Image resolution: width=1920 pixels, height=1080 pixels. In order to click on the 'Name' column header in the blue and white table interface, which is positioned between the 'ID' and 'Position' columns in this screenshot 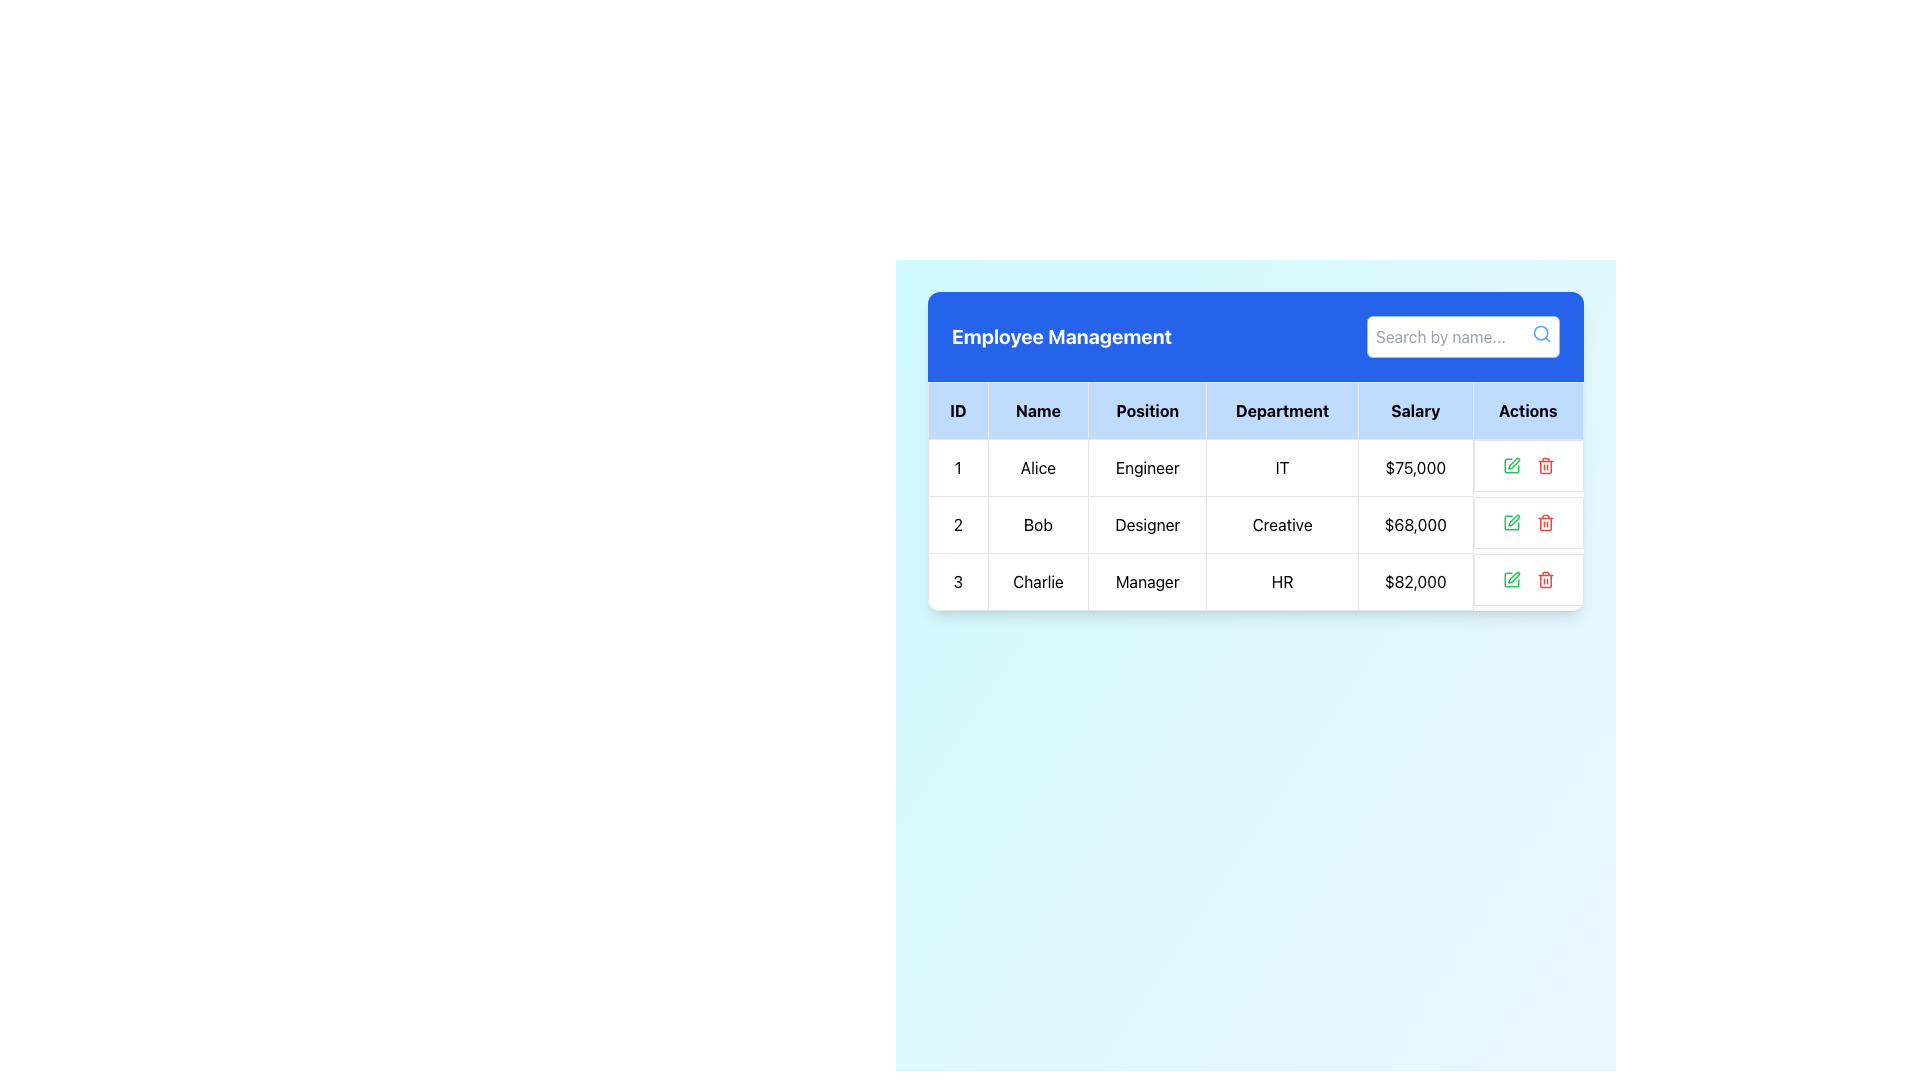, I will do `click(1038, 410)`.